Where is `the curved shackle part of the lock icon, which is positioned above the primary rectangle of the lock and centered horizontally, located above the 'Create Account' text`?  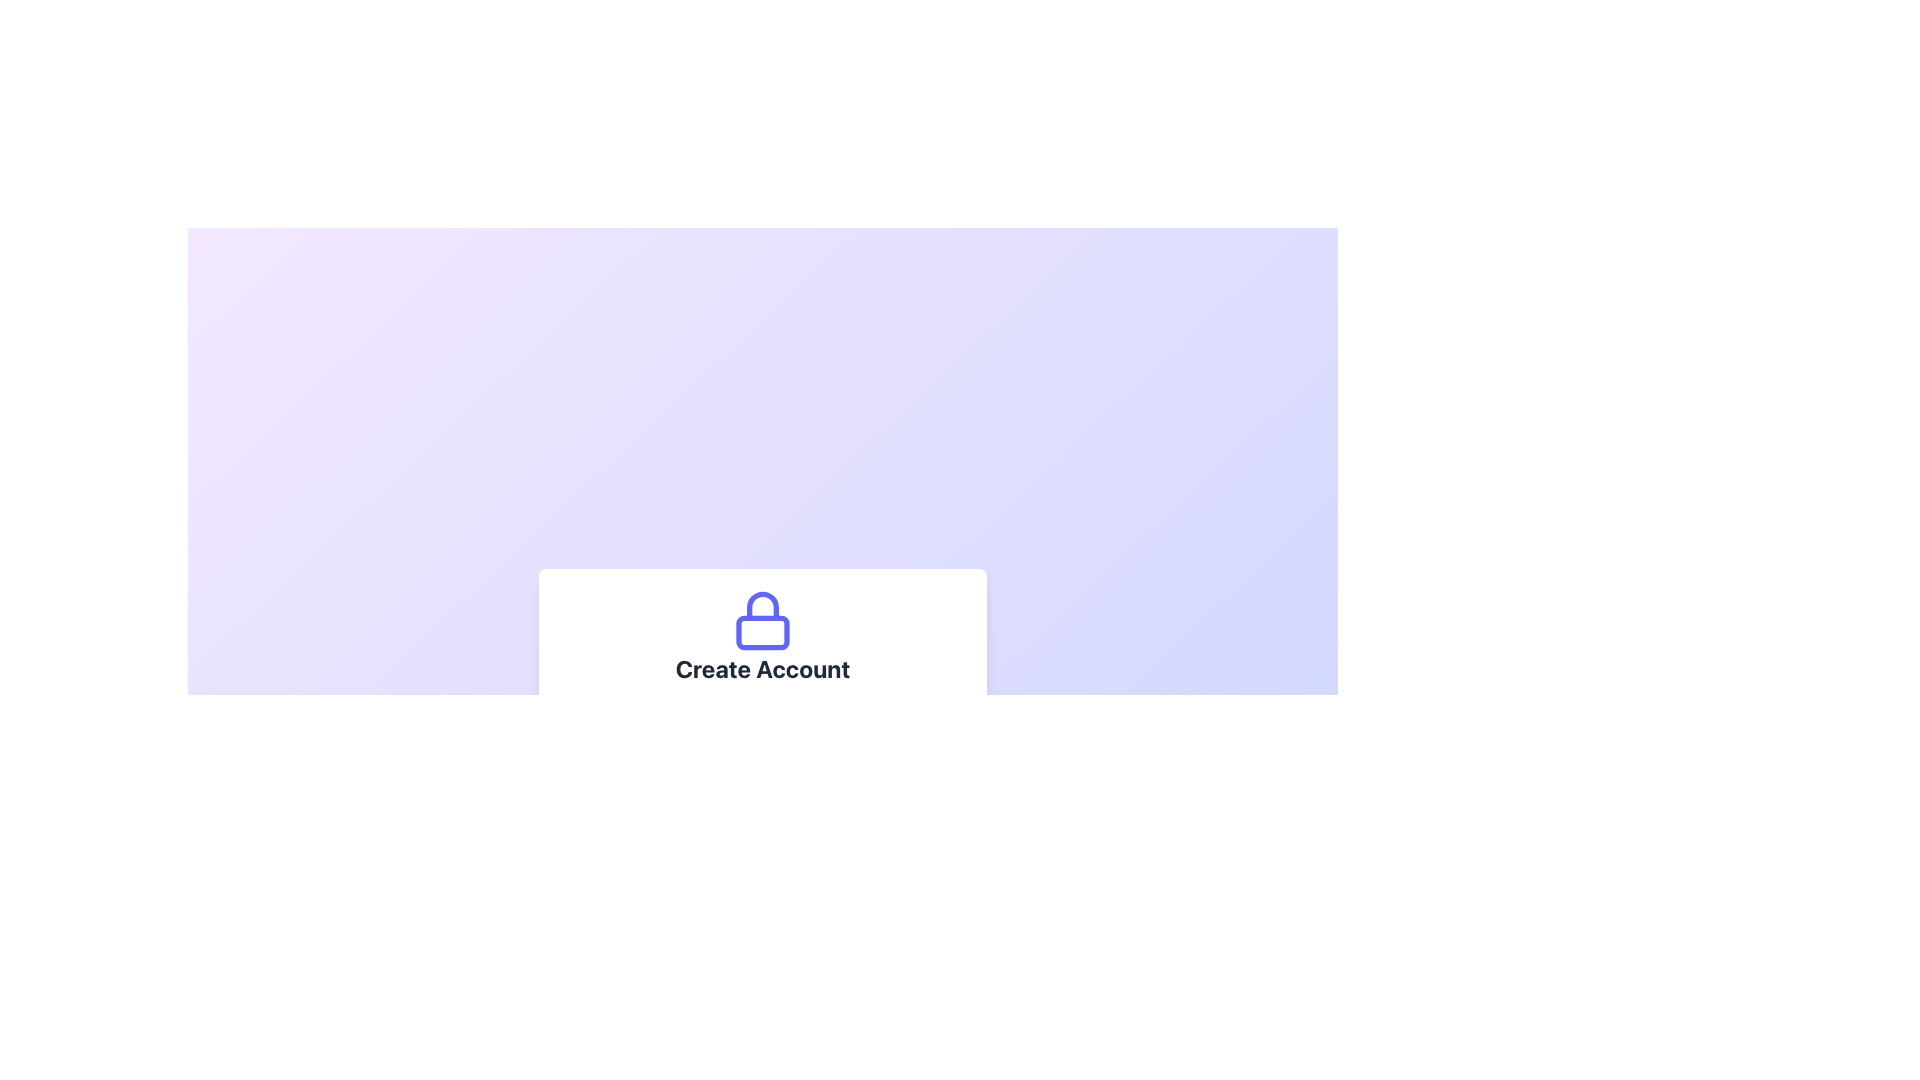 the curved shackle part of the lock icon, which is positioned above the primary rectangle of the lock and centered horizontally, located above the 'Create Account' text is located at coordinates (762, 604).